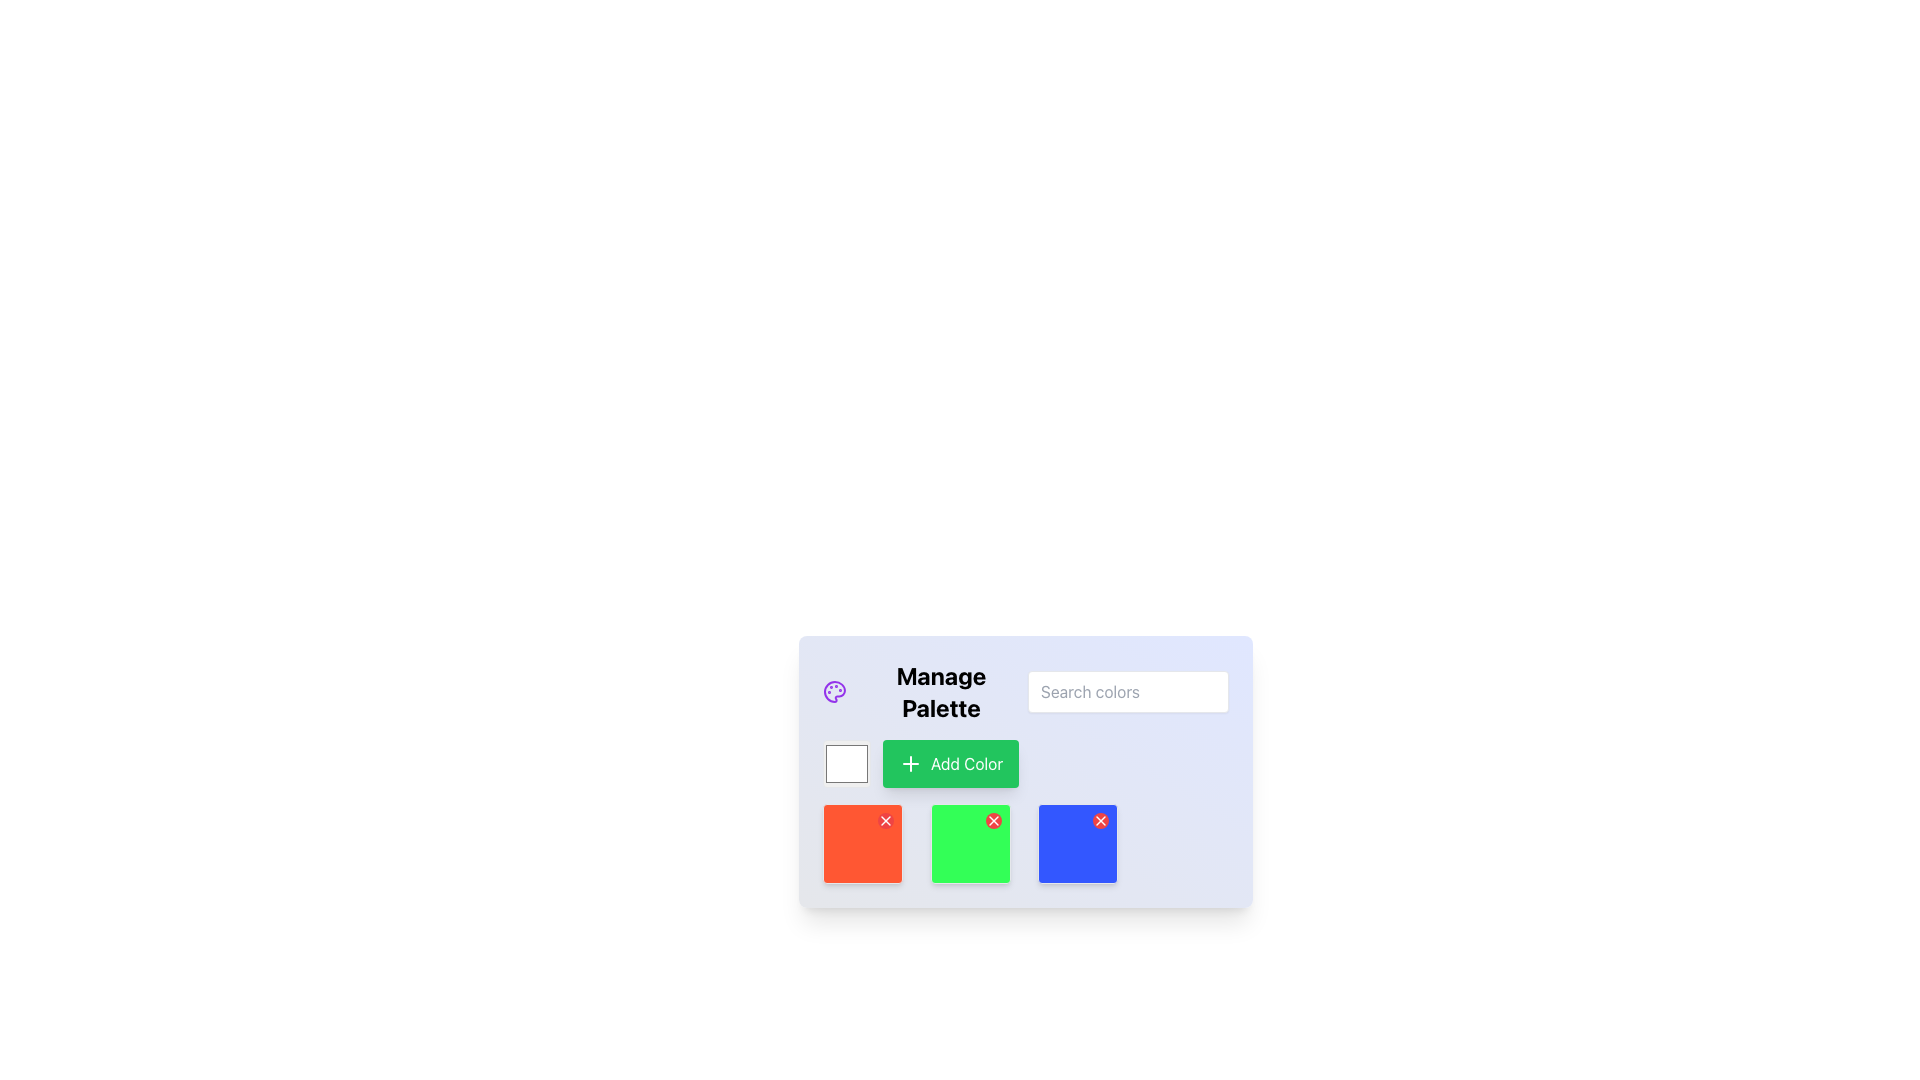 The height and width of the screenshot is (1080, 1920). Describe the element at coordinates (1099, 821) in the screenshot. I see `the close or delete button located in the top-right corner of the blue card, which is the third card in a three-card layout at the bottom-center of the interface` at that location.